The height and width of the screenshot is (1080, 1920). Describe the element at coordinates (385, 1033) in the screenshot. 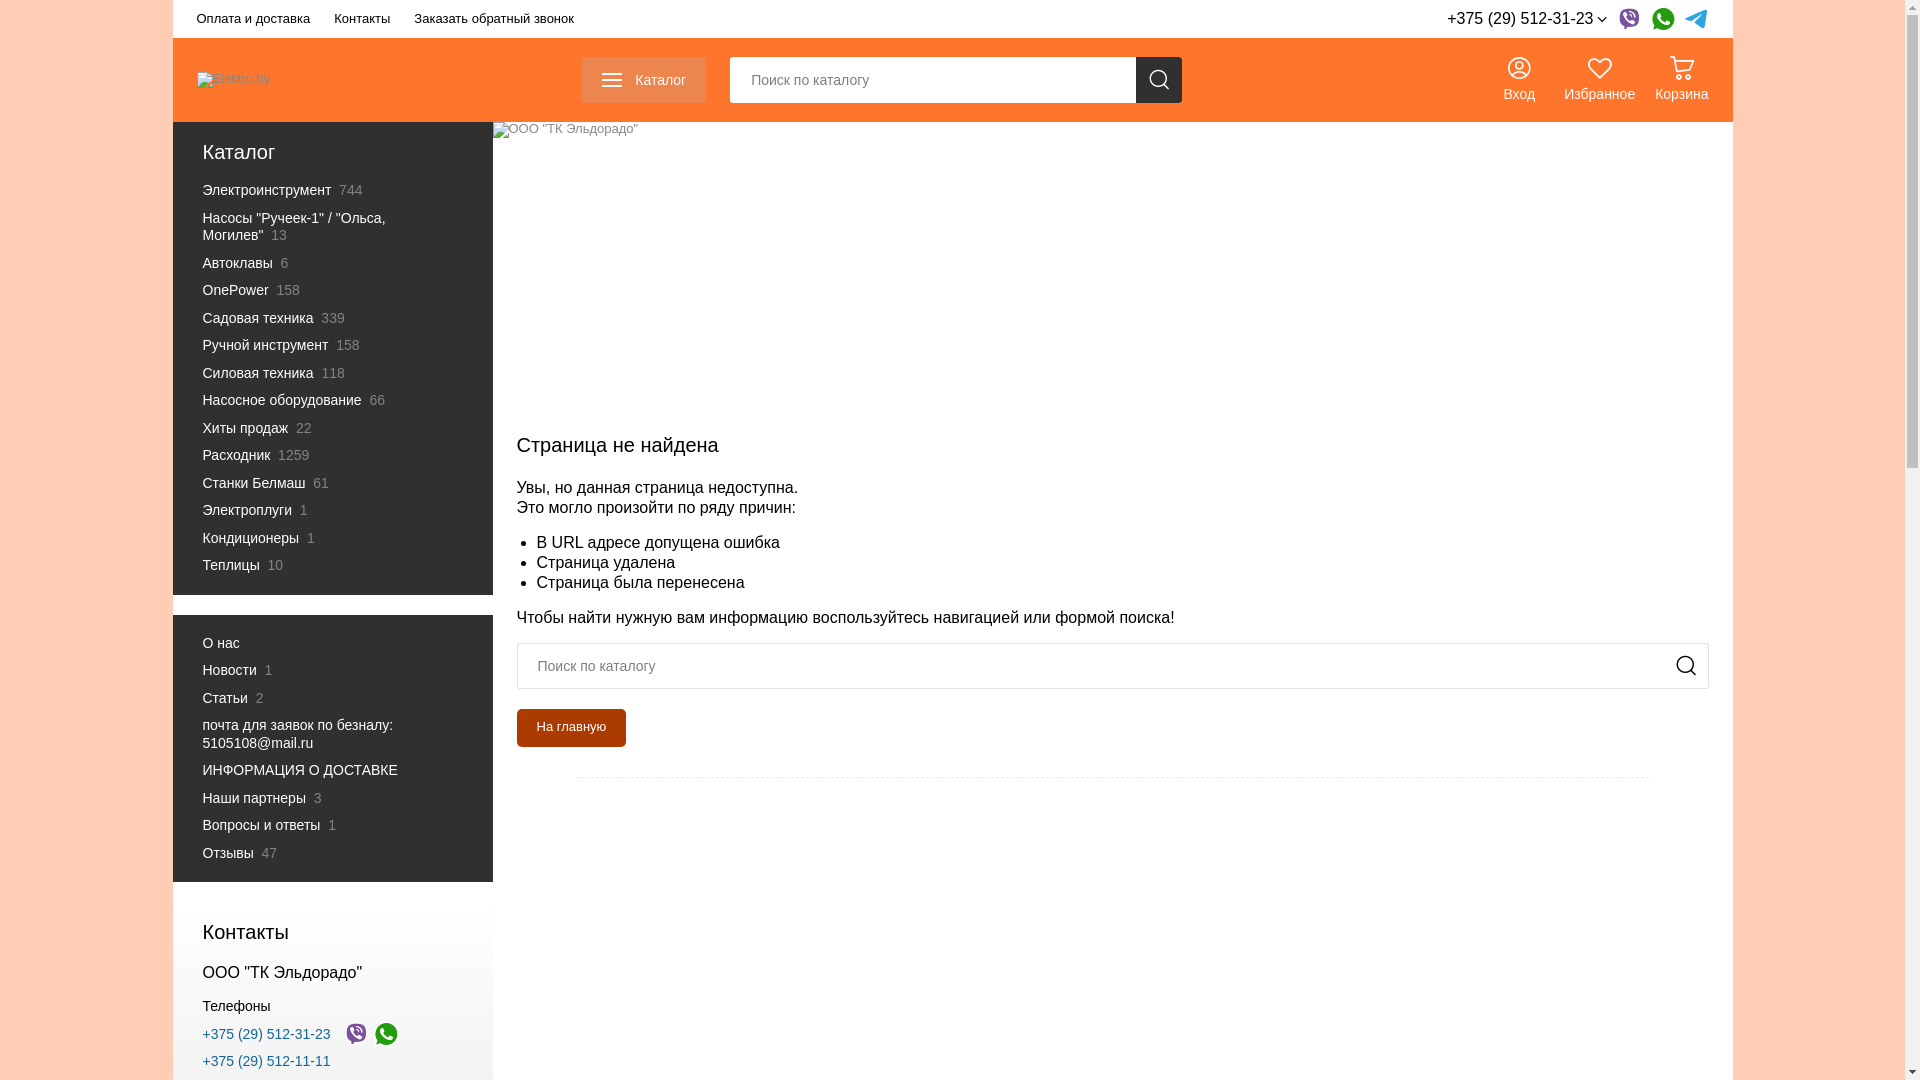

I see `'WhatsApp'` at that location.